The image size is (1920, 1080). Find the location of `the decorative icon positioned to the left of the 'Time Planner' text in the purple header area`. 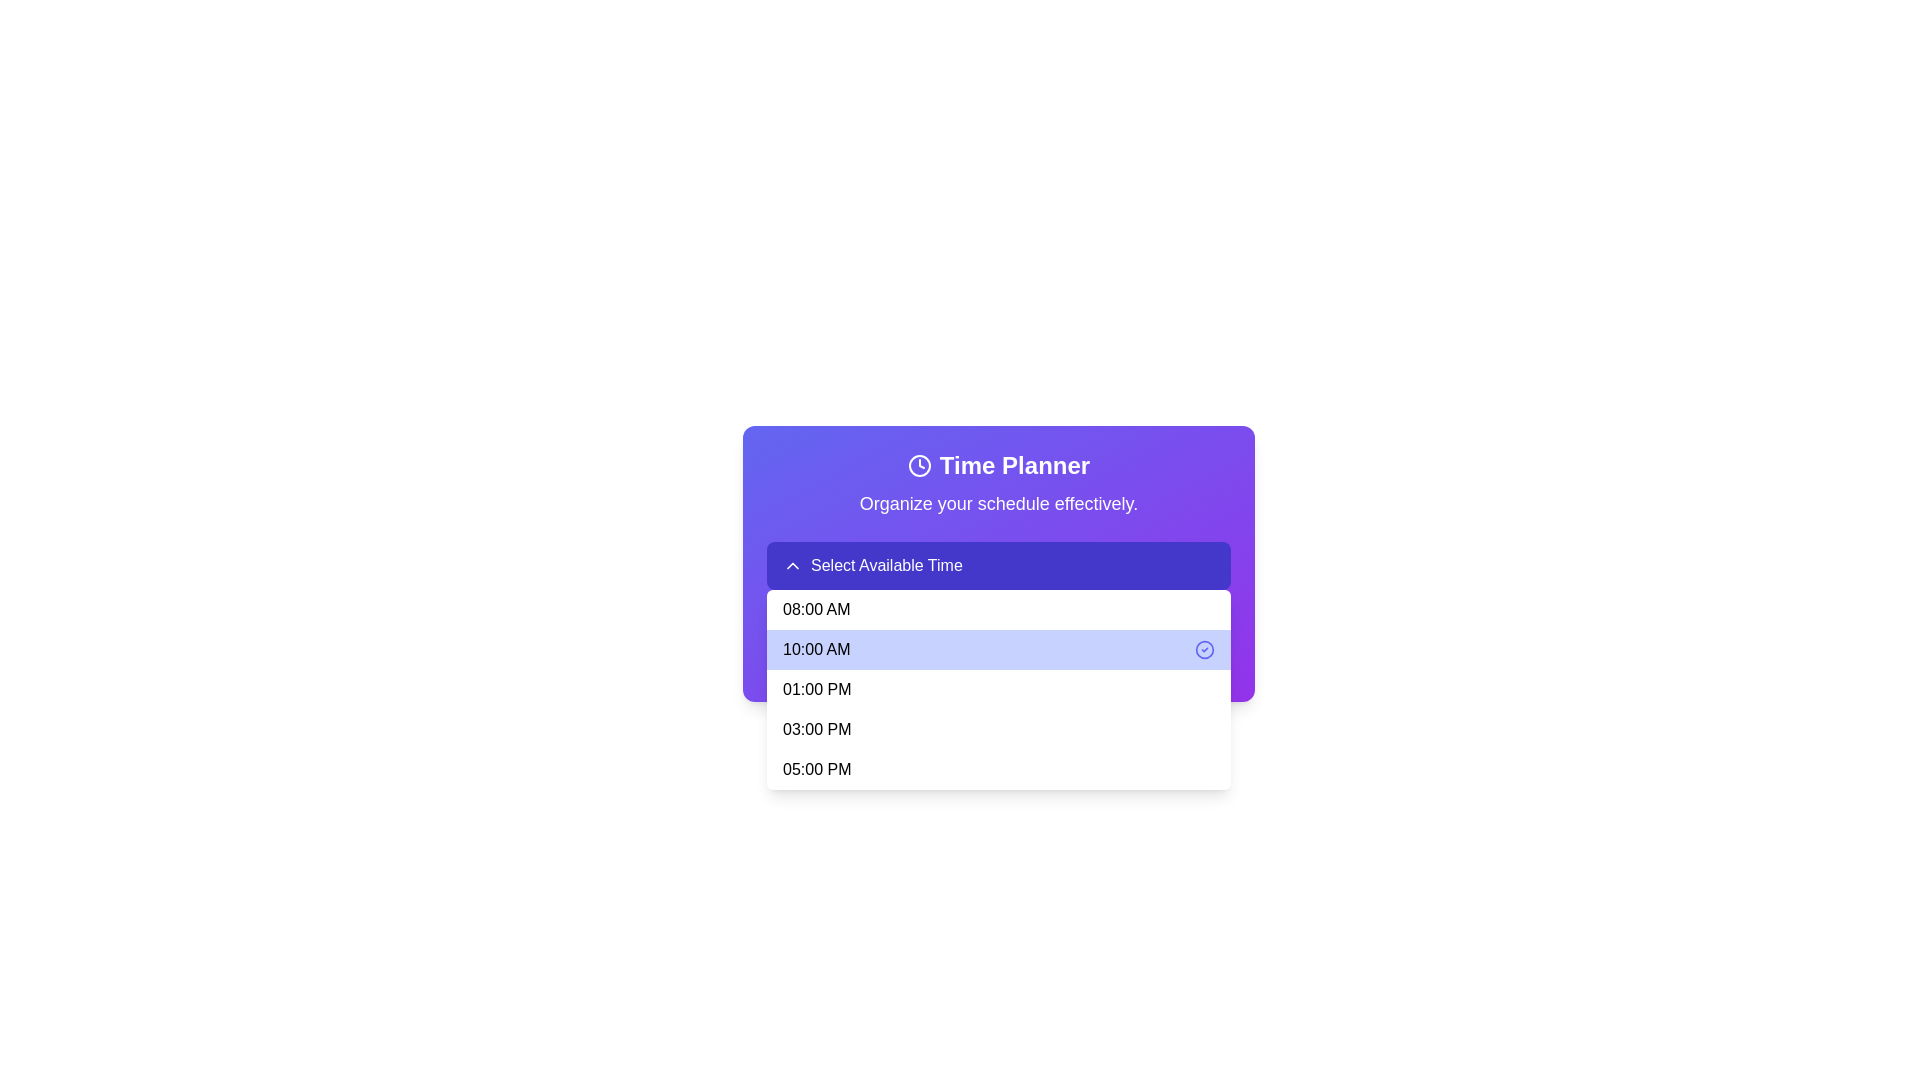

the decorative icon positioned to the left of the 'Time Planner' text in the purple header area is located at coordinates (918, 466).